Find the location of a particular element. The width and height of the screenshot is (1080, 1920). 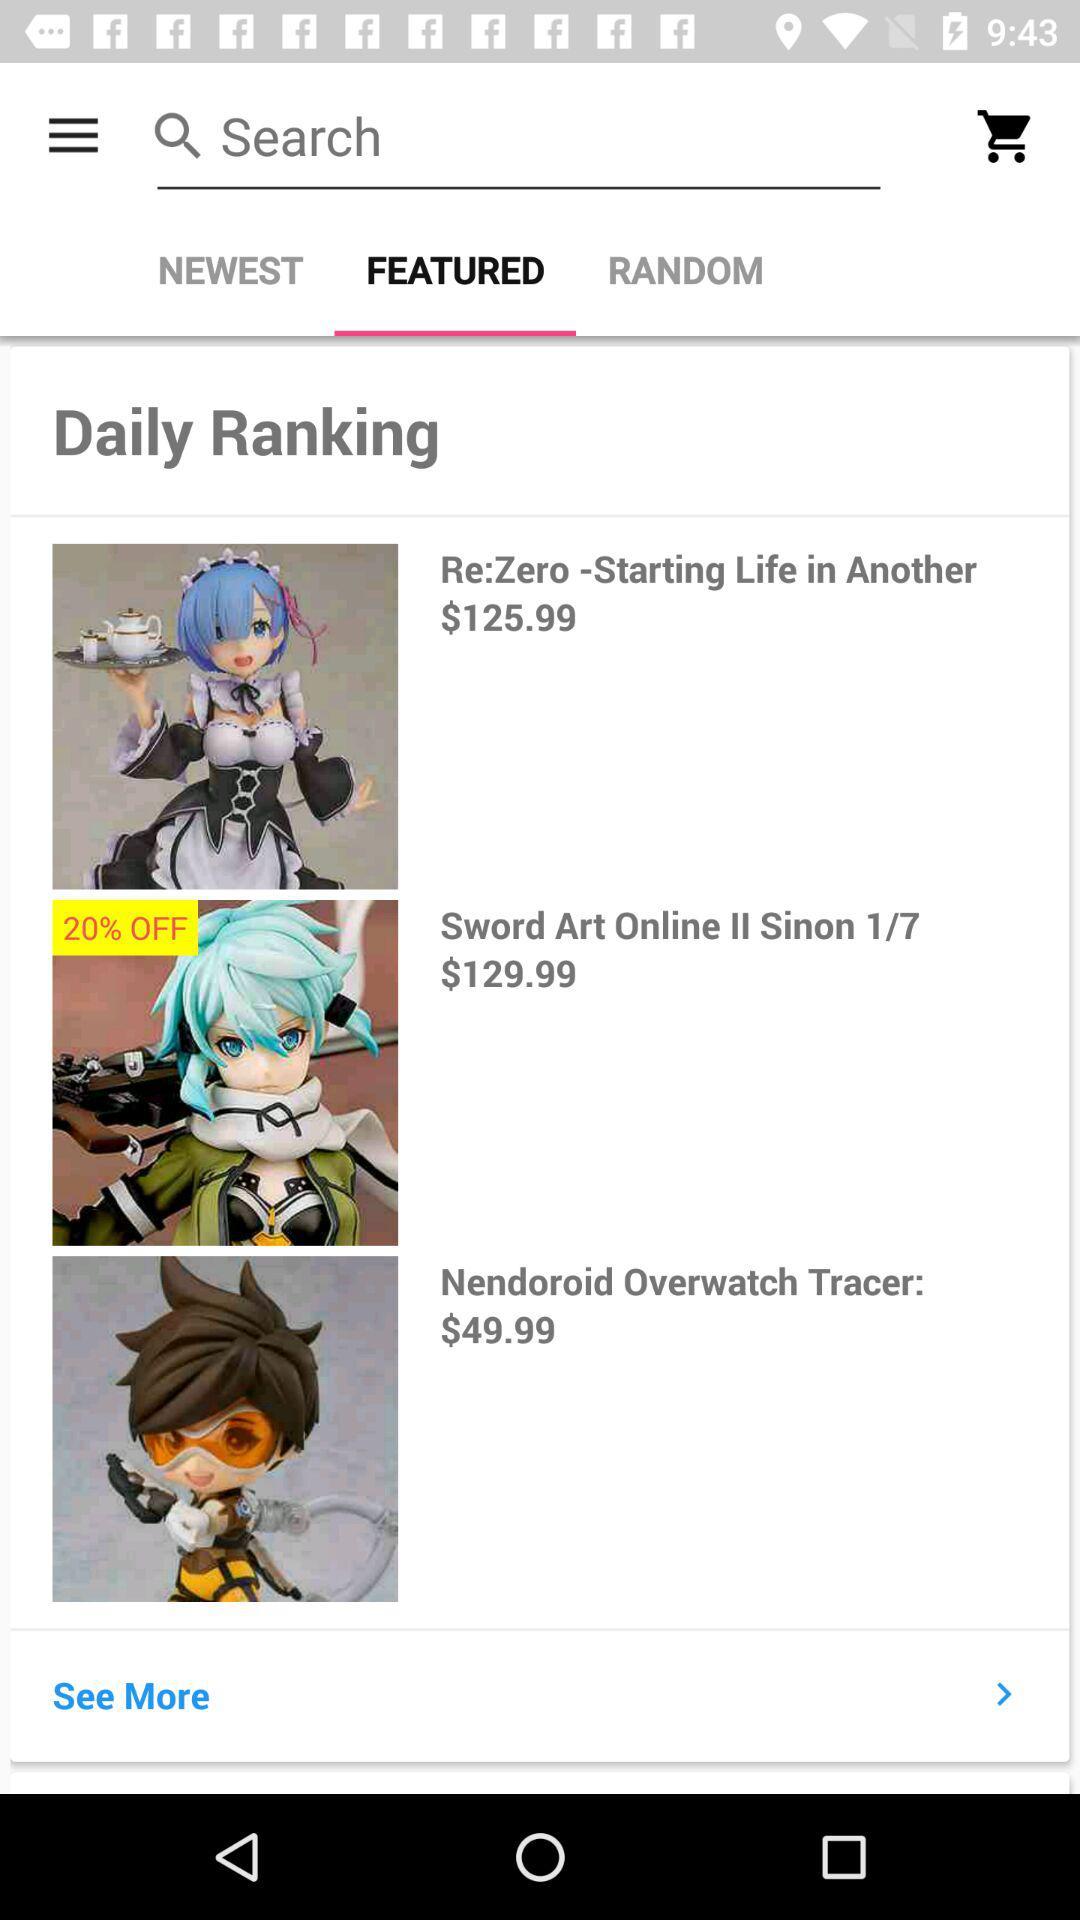

search field is located at coordinates (518, 135).